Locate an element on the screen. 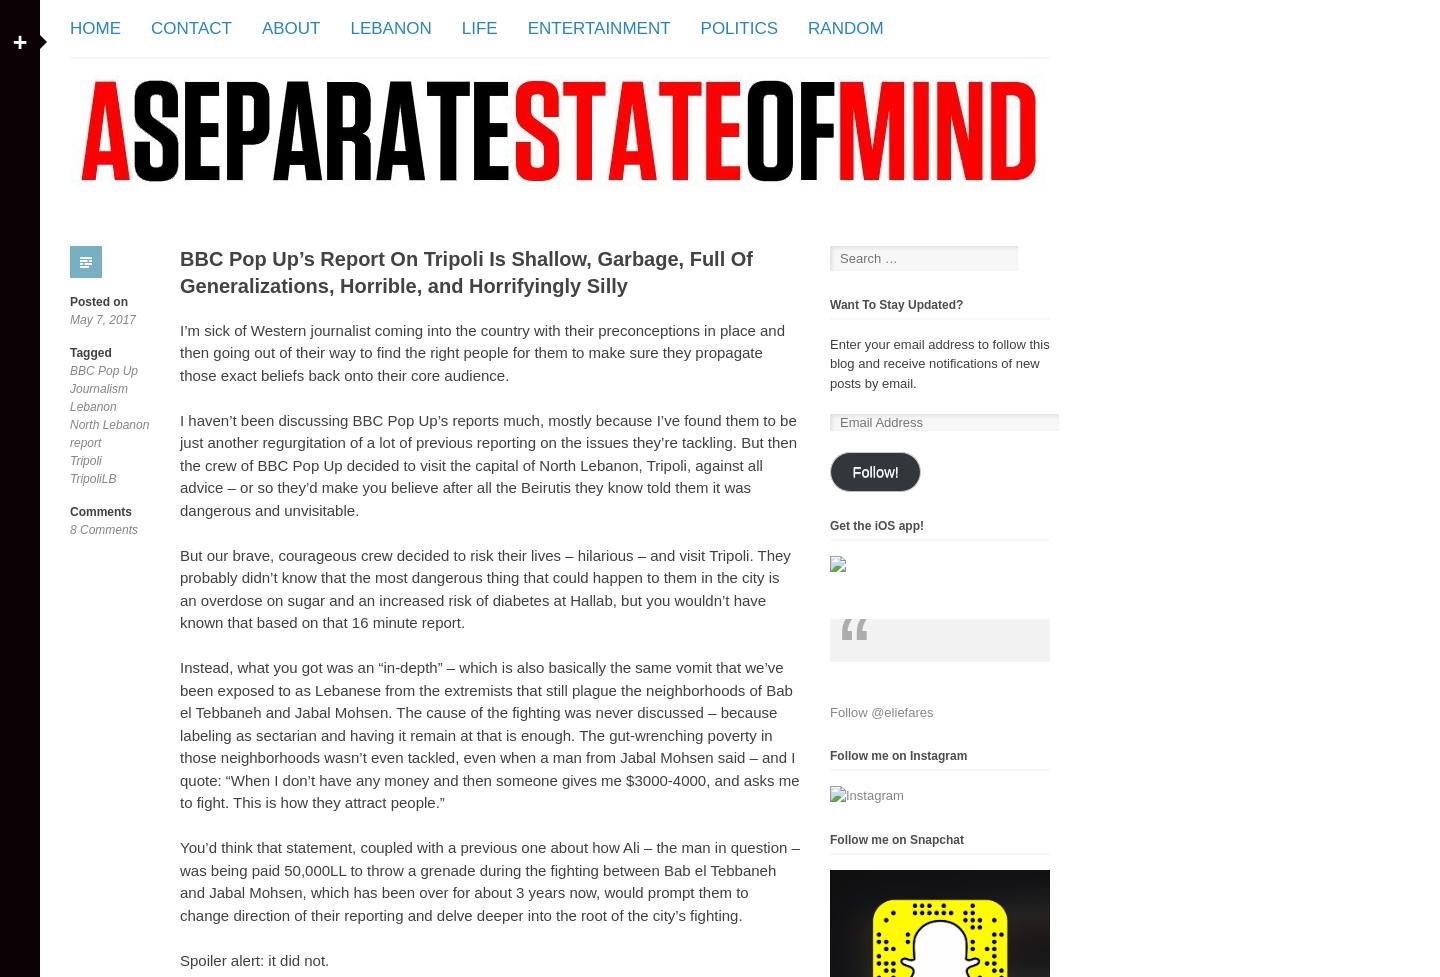  'Follow me on Snapchat' is located at coordinates (895, 838).